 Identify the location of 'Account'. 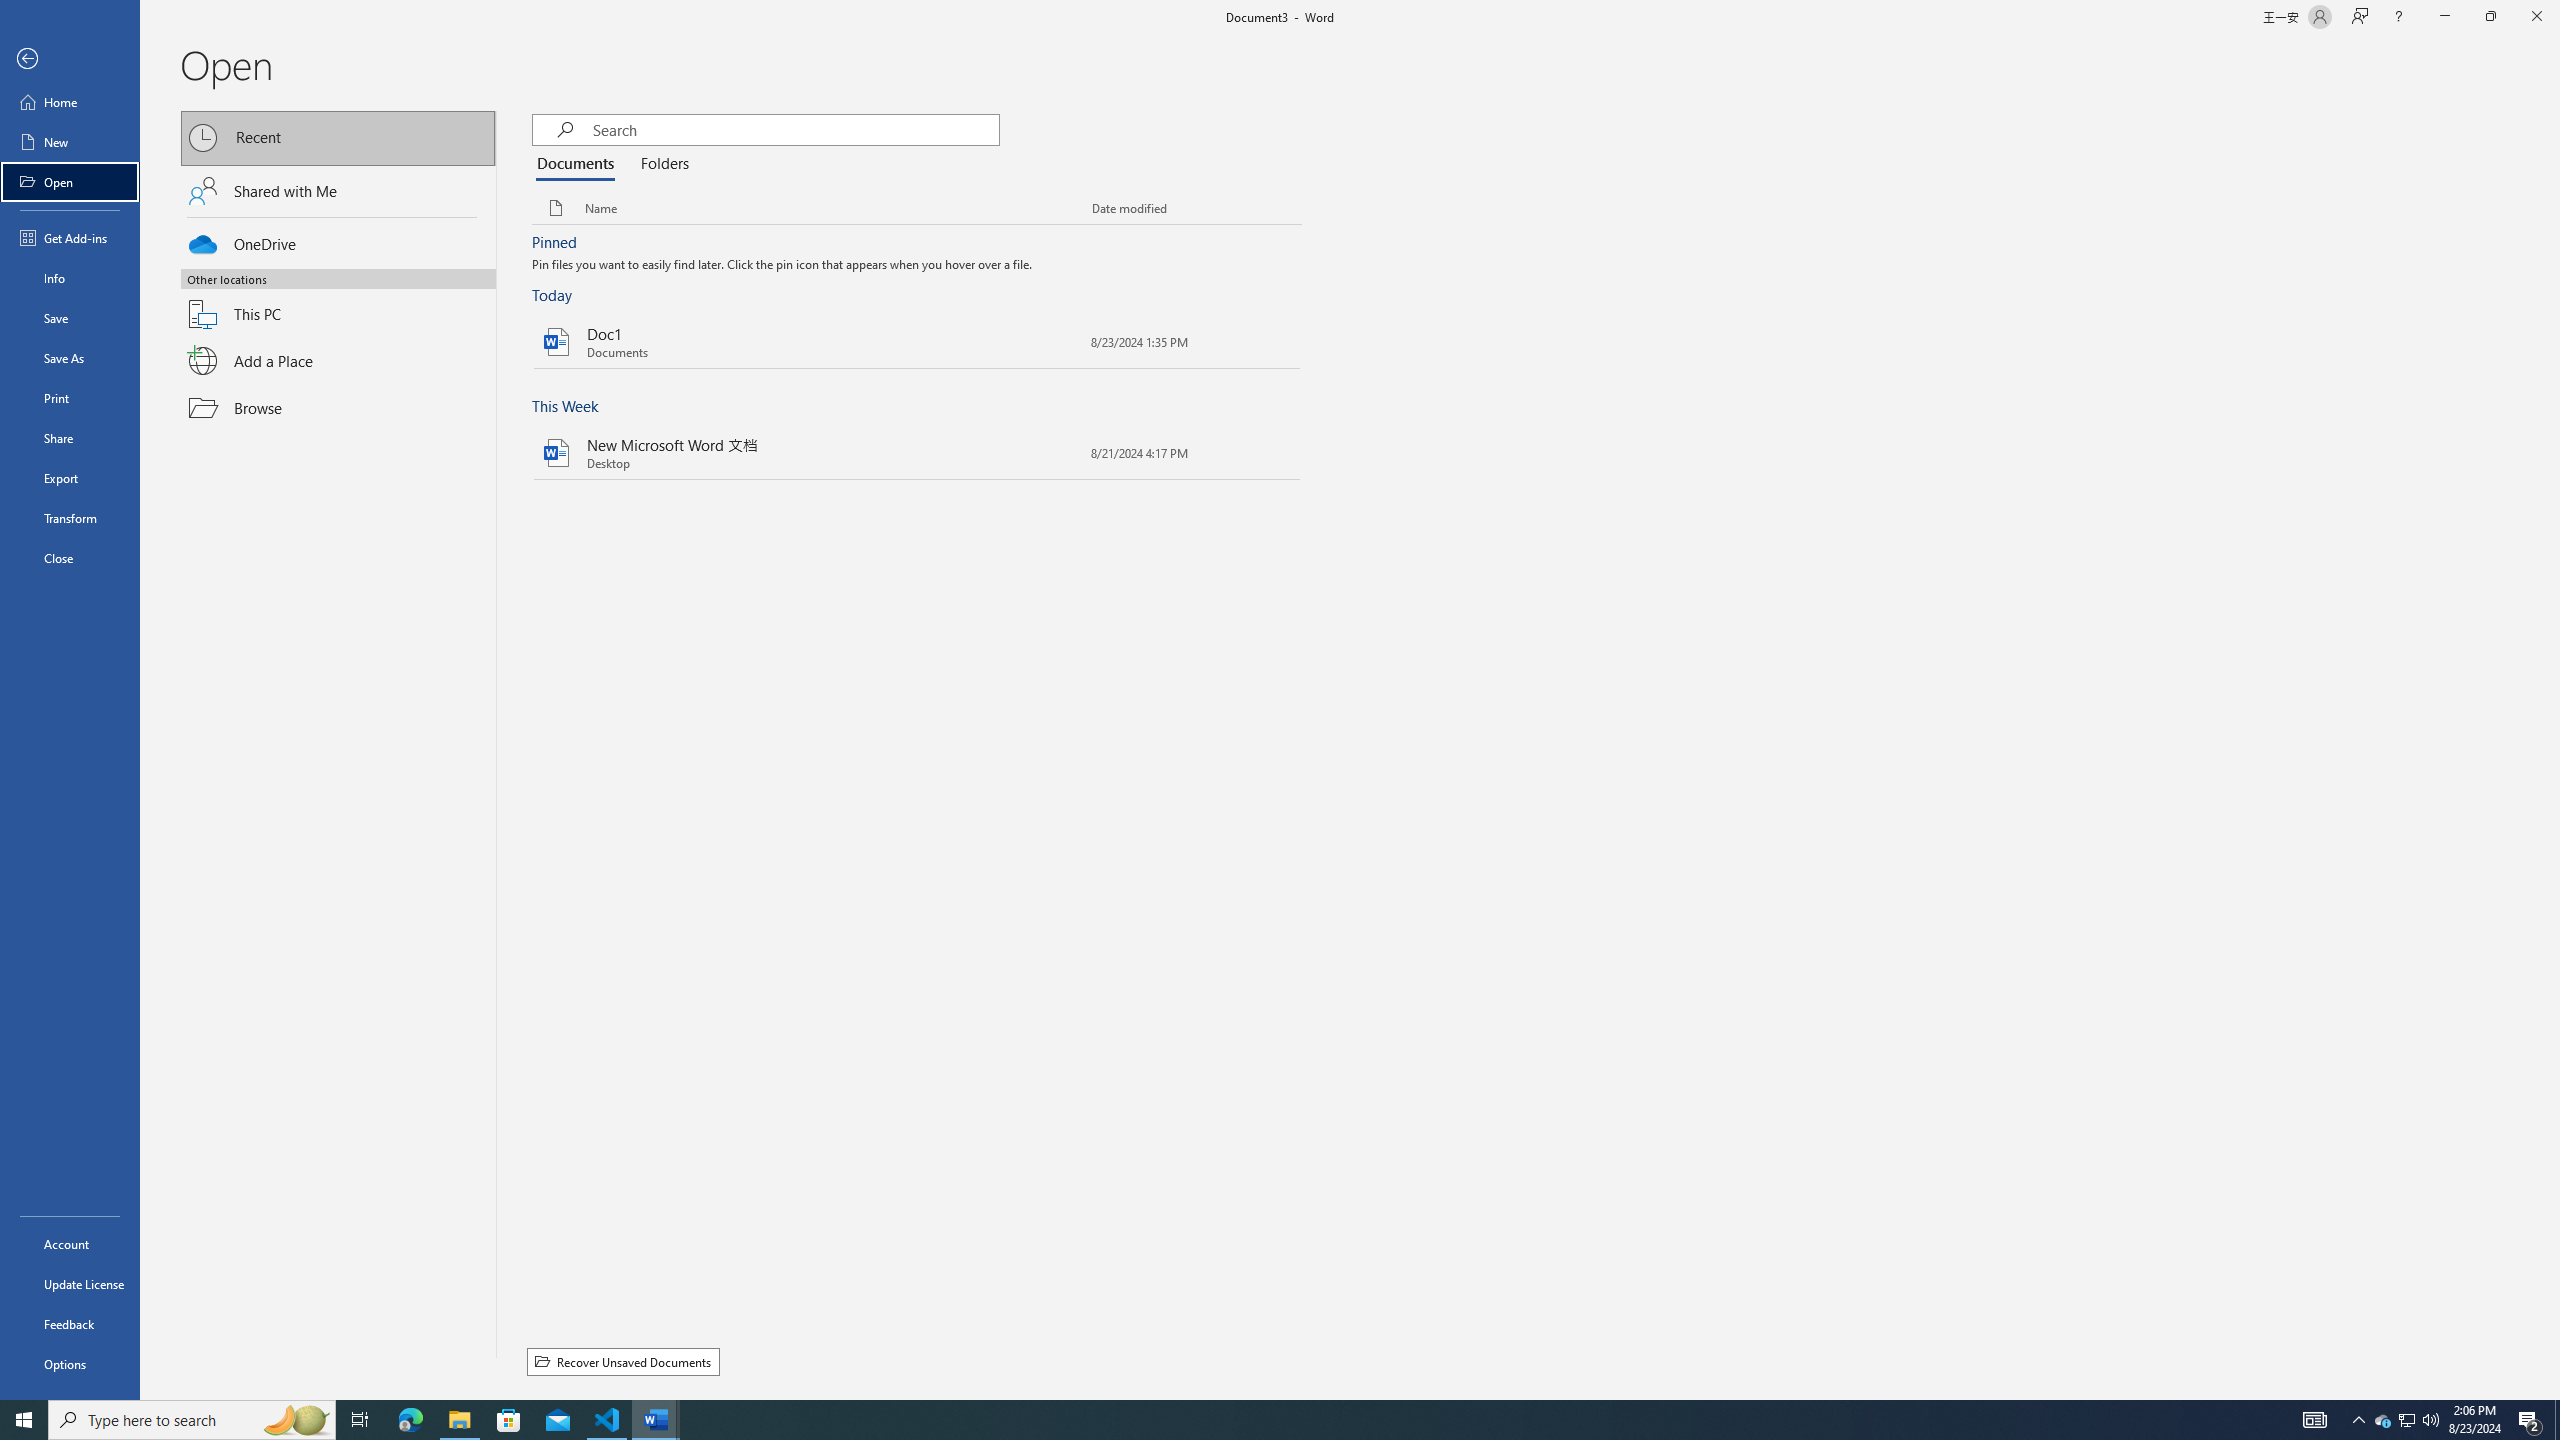
(69, 1244).